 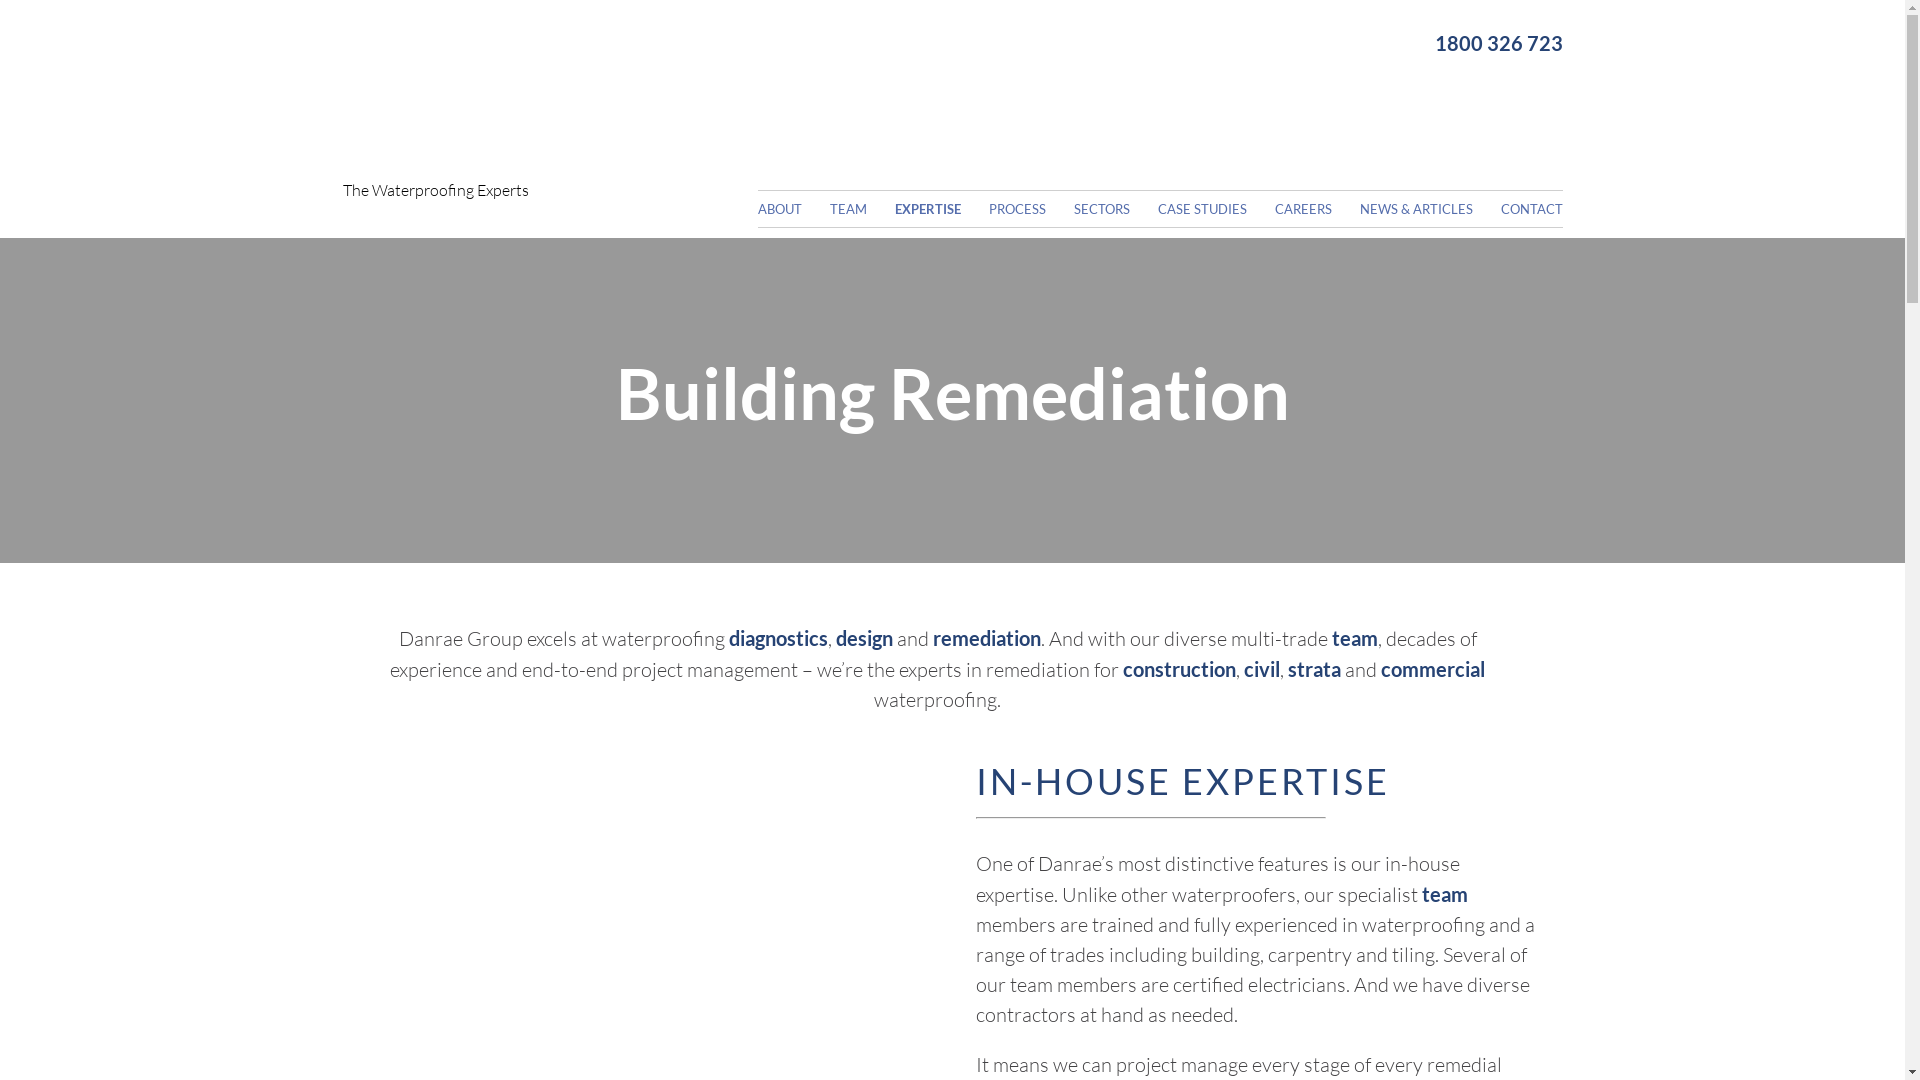 What do you see at coordinates (1499, 208) in the screenshot?
I see `'CONTACT'` at bounding box center [1499, 208].